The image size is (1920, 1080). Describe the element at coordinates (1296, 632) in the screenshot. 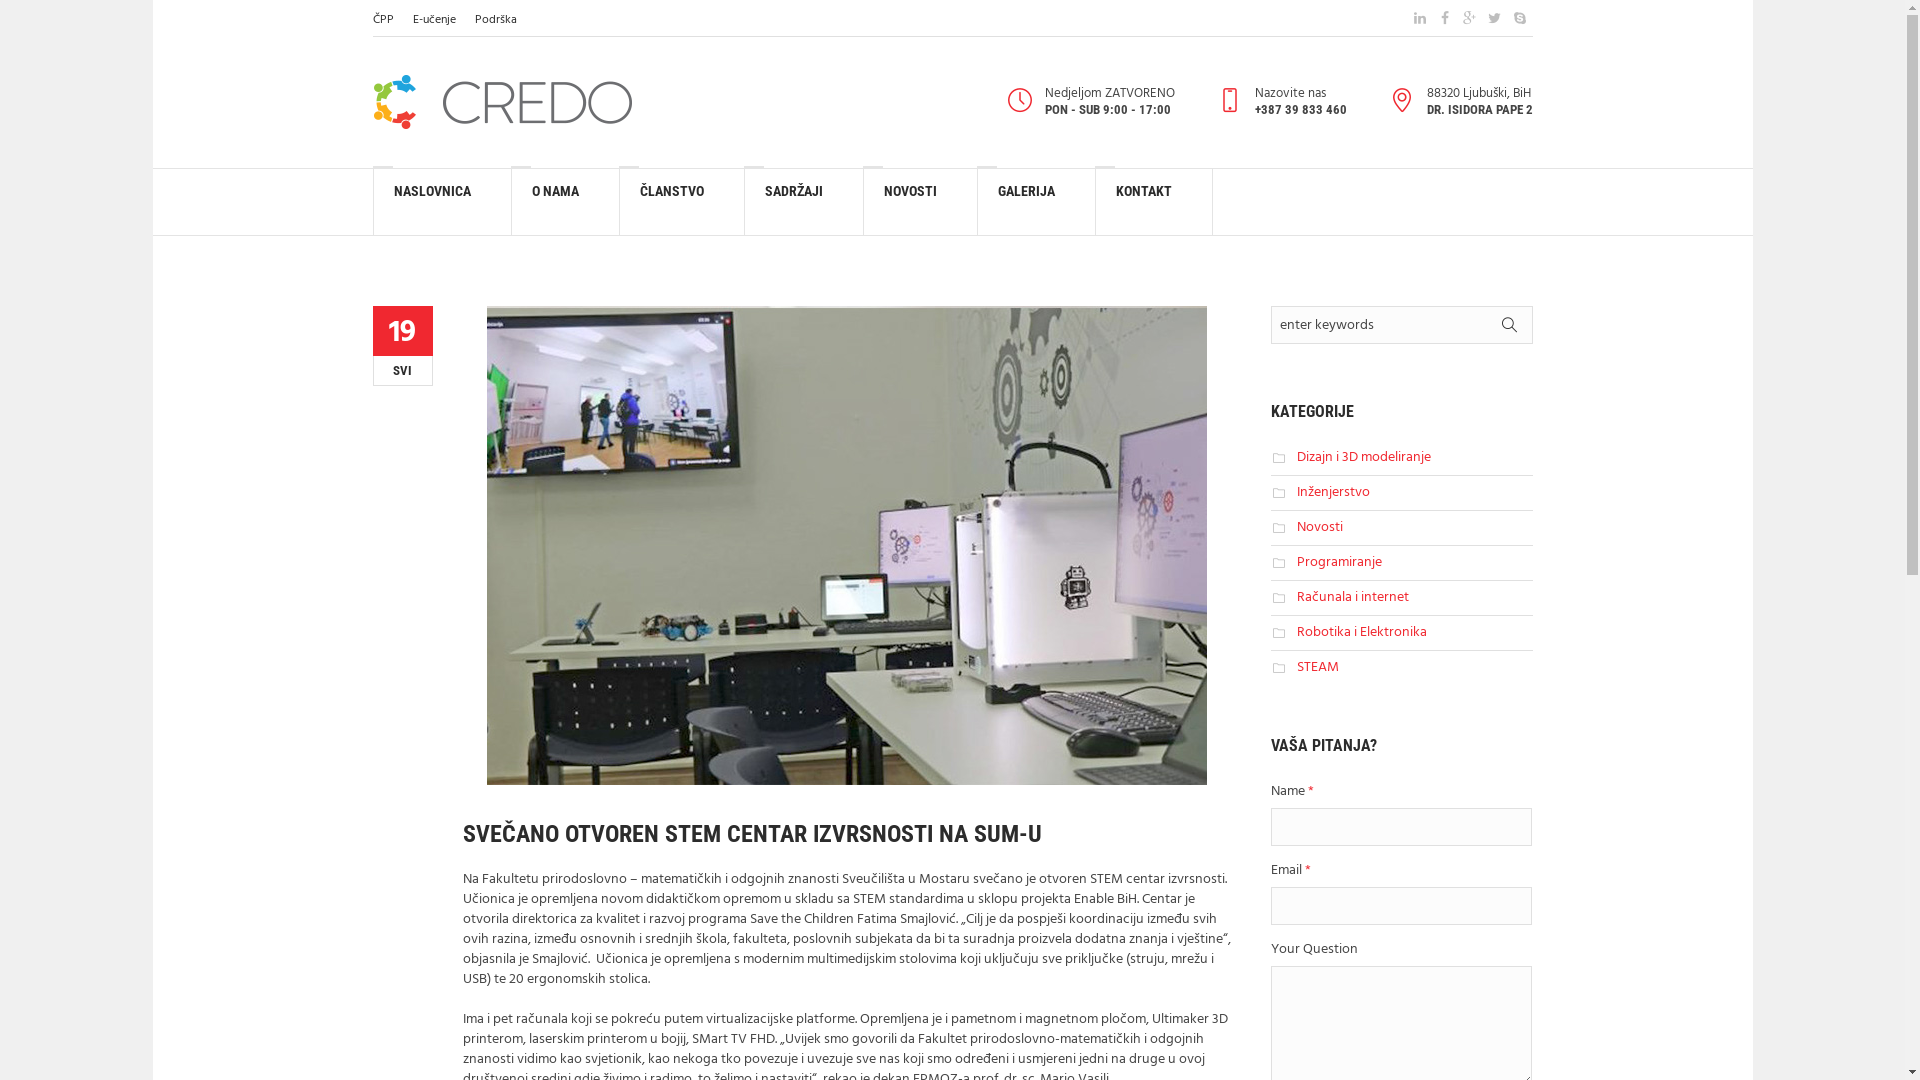

I see `'Robotika i Elektronika'` at that location.